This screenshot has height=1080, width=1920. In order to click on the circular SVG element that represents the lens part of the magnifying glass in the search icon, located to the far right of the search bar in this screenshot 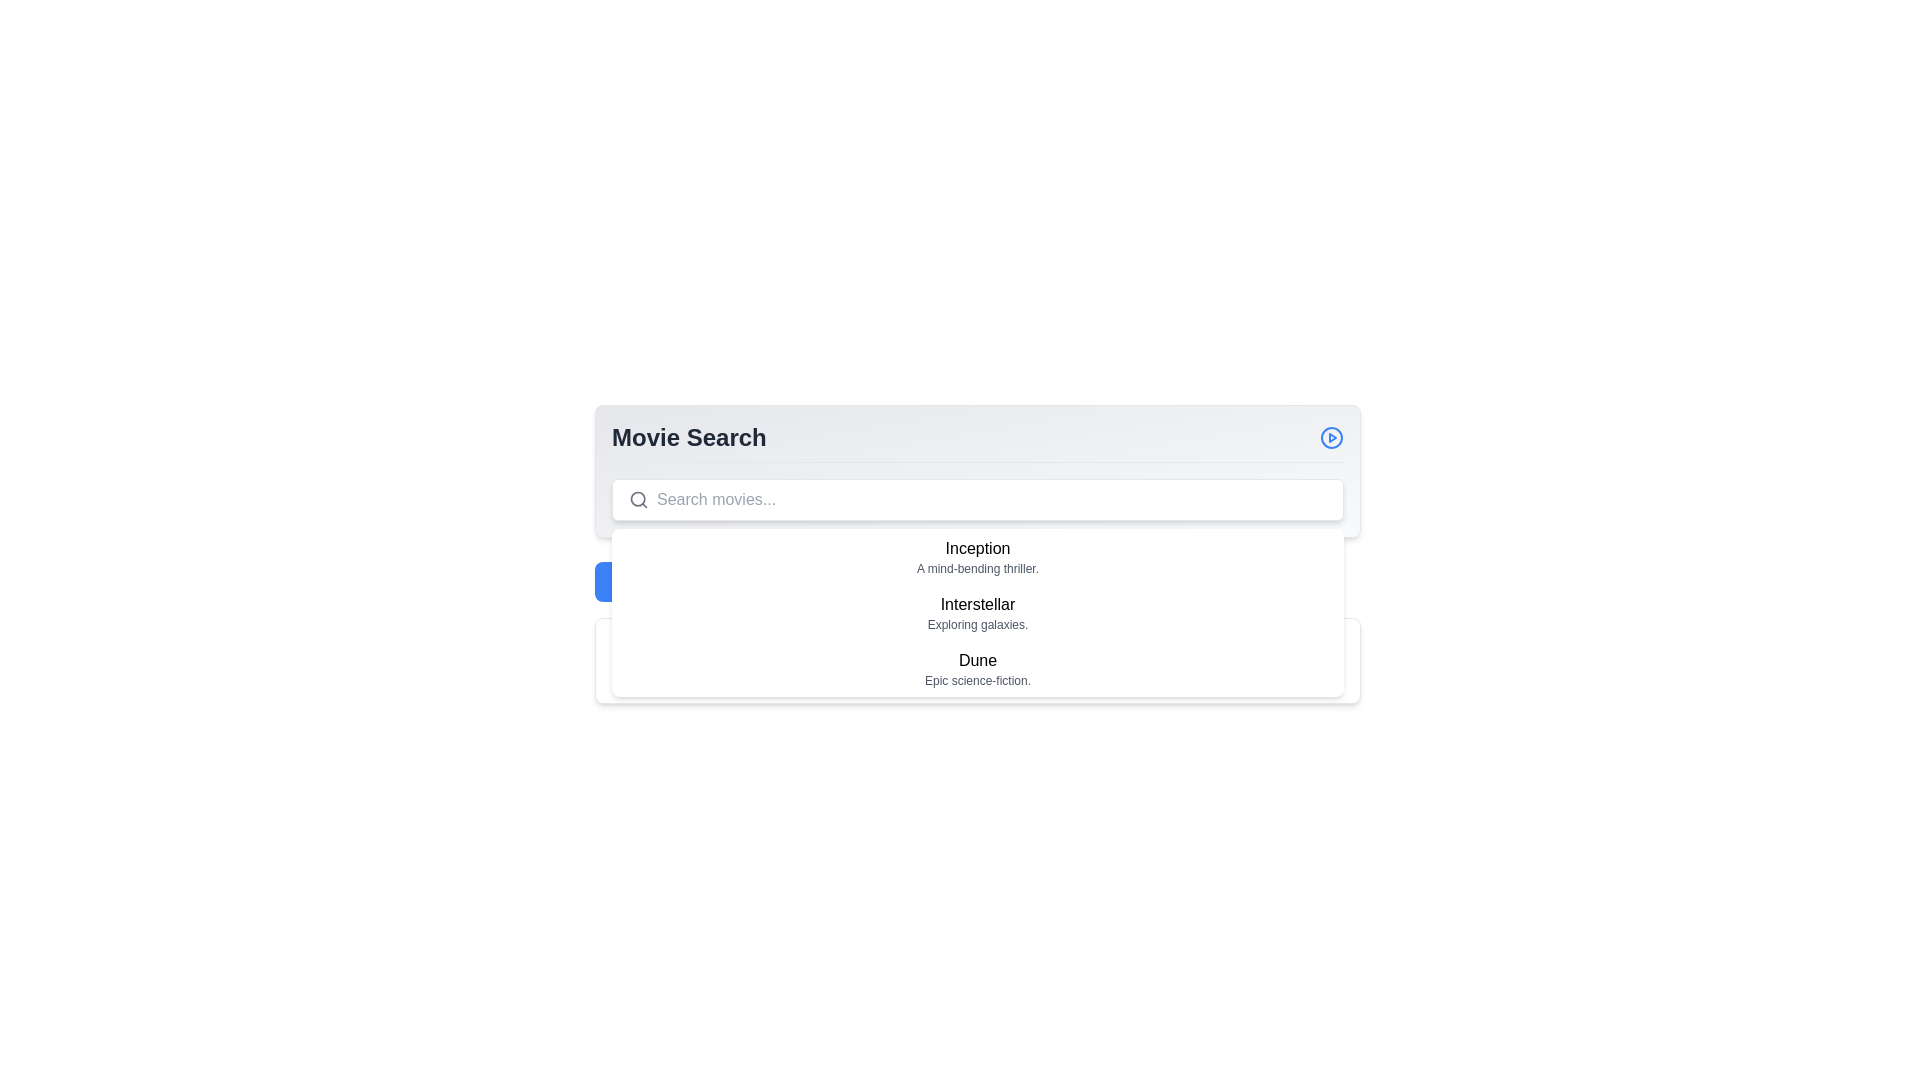, I will do `click(637, 498)`.